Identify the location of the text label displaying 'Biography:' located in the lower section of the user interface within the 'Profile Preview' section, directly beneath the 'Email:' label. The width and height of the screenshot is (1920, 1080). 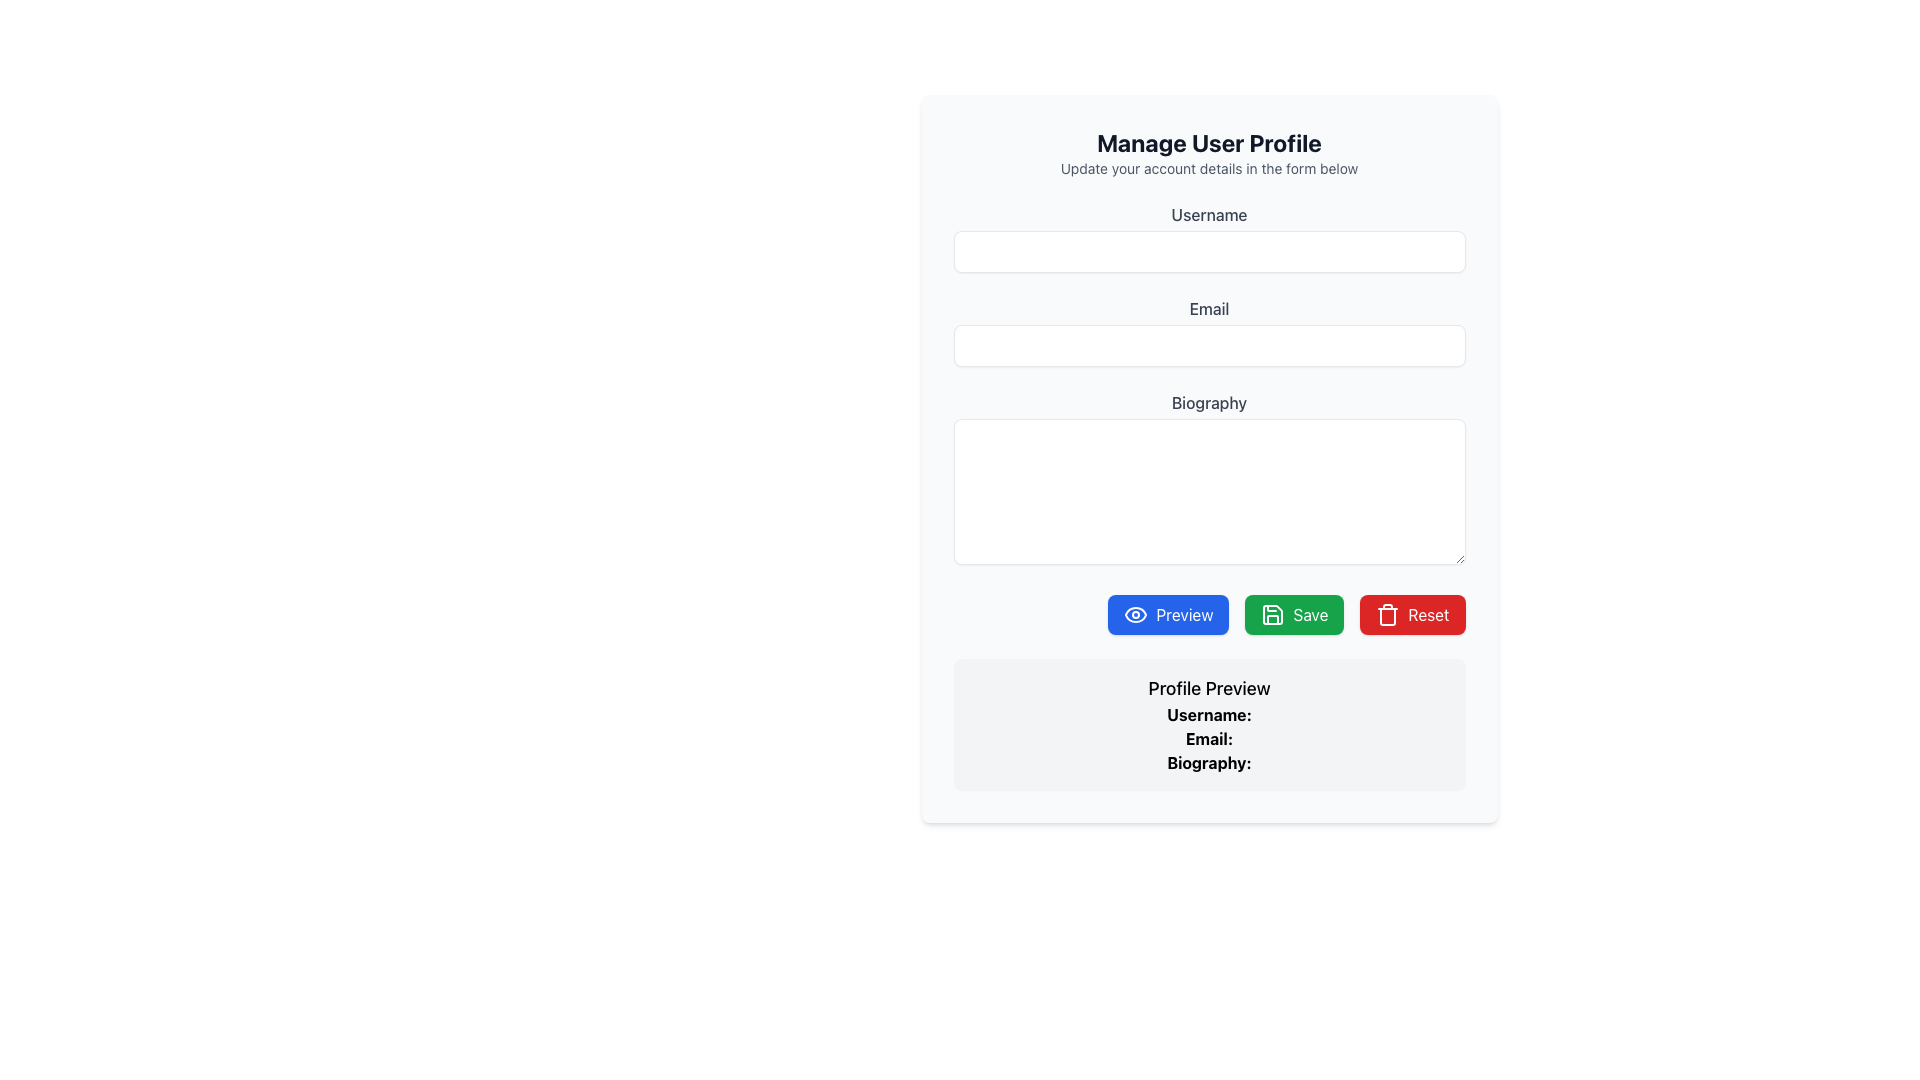
(1208, 763).